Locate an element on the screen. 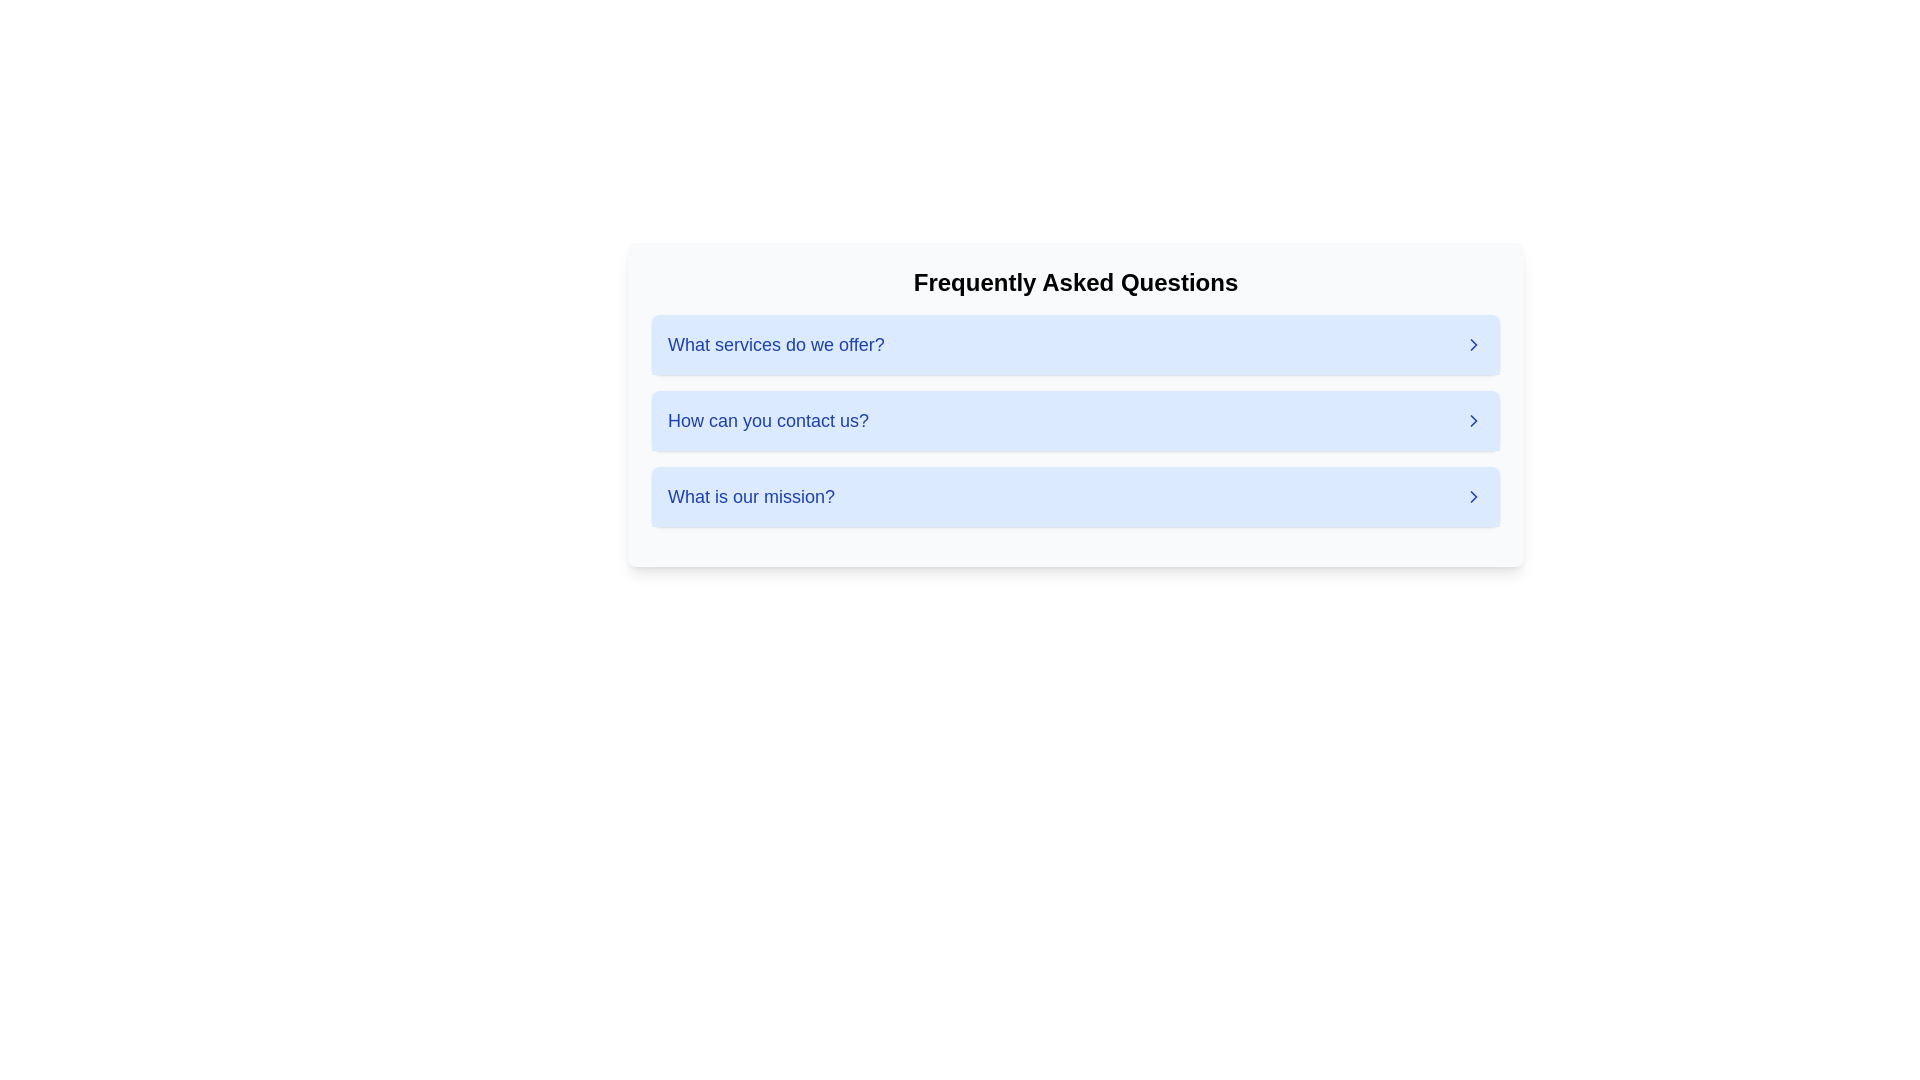 This screenshot has height=1080, width=1920. text from the label that states 'What services do we offer?', which is prominently displayed in a bold blue font as the first entry in a vertically-stacked list is located at coordinates (775, 343).